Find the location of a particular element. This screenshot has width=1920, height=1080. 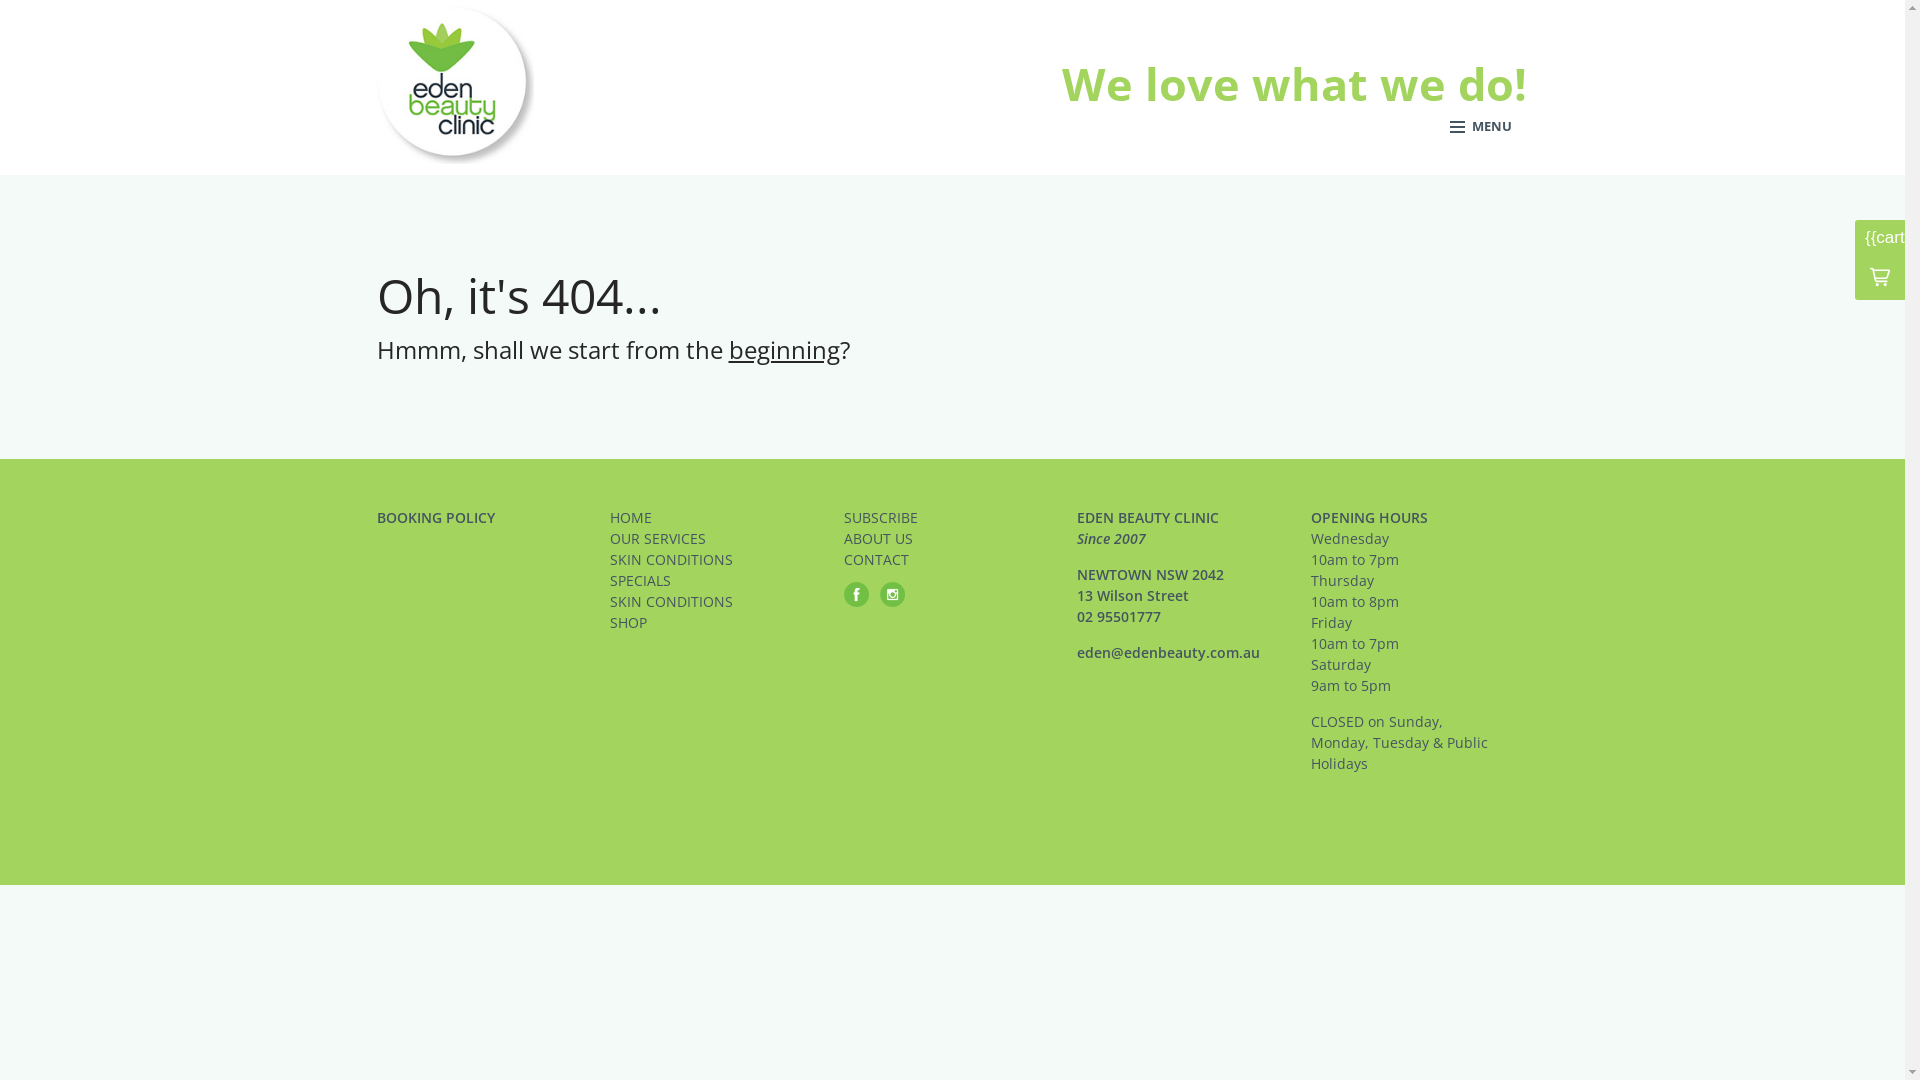

'SHOP' is located at coordinates (719, 621).